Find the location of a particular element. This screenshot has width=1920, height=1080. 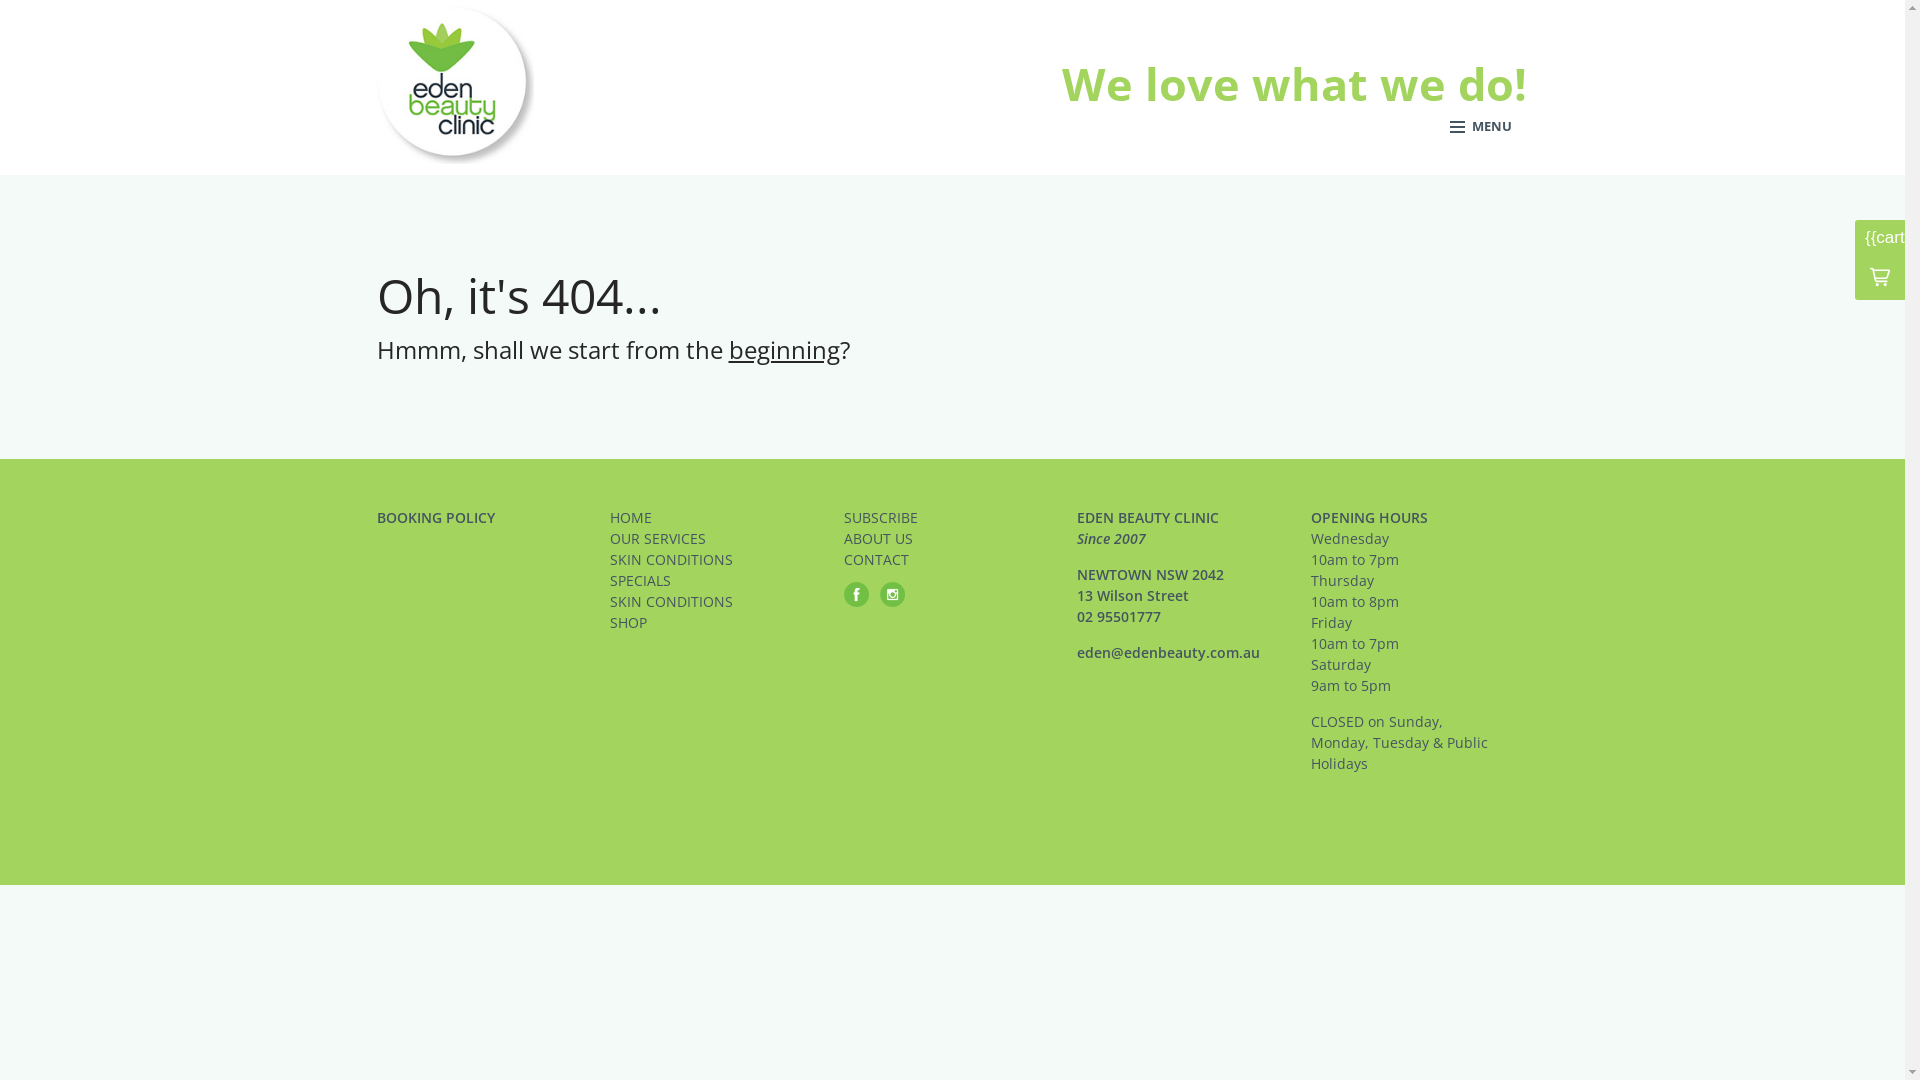

'SHOP' is located at coordinates (719, 621).